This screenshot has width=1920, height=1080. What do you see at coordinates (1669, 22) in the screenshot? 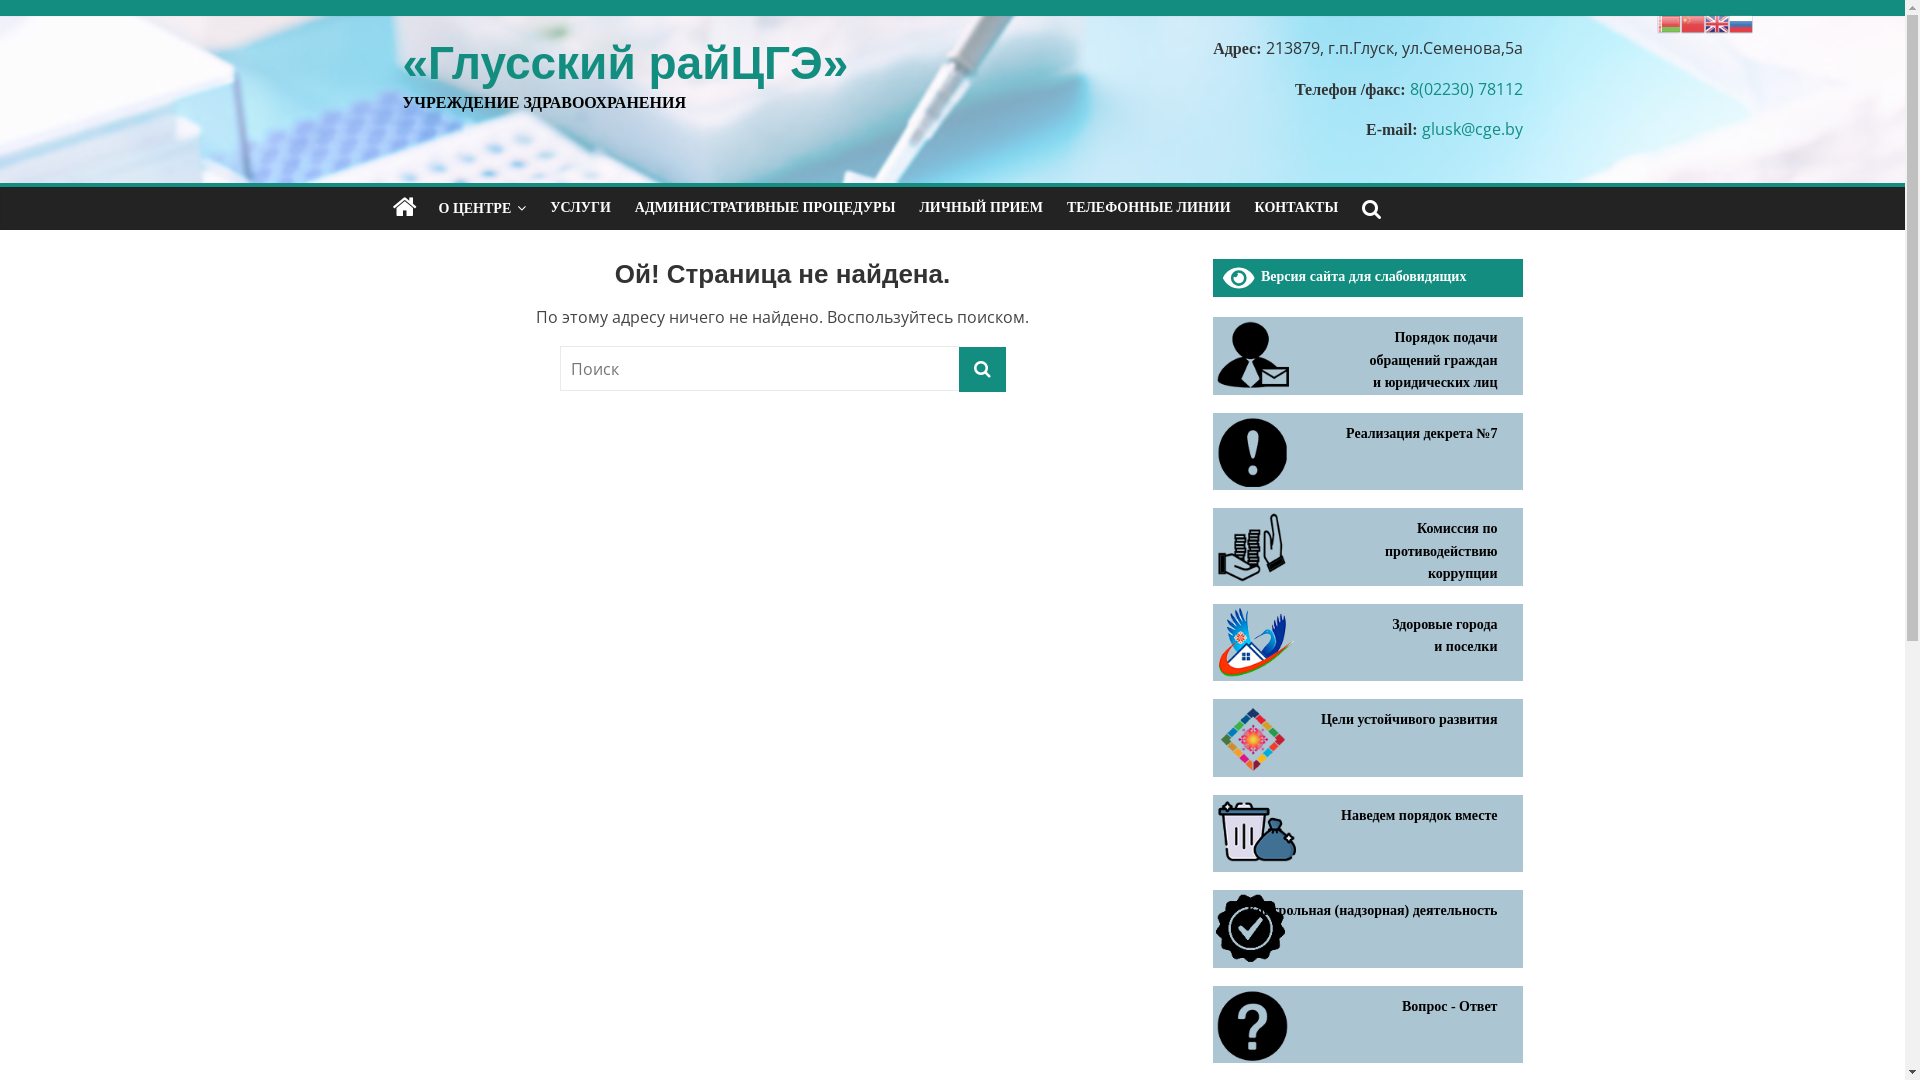
I see `'Belarusian'` at bounding box center [1669, 22].